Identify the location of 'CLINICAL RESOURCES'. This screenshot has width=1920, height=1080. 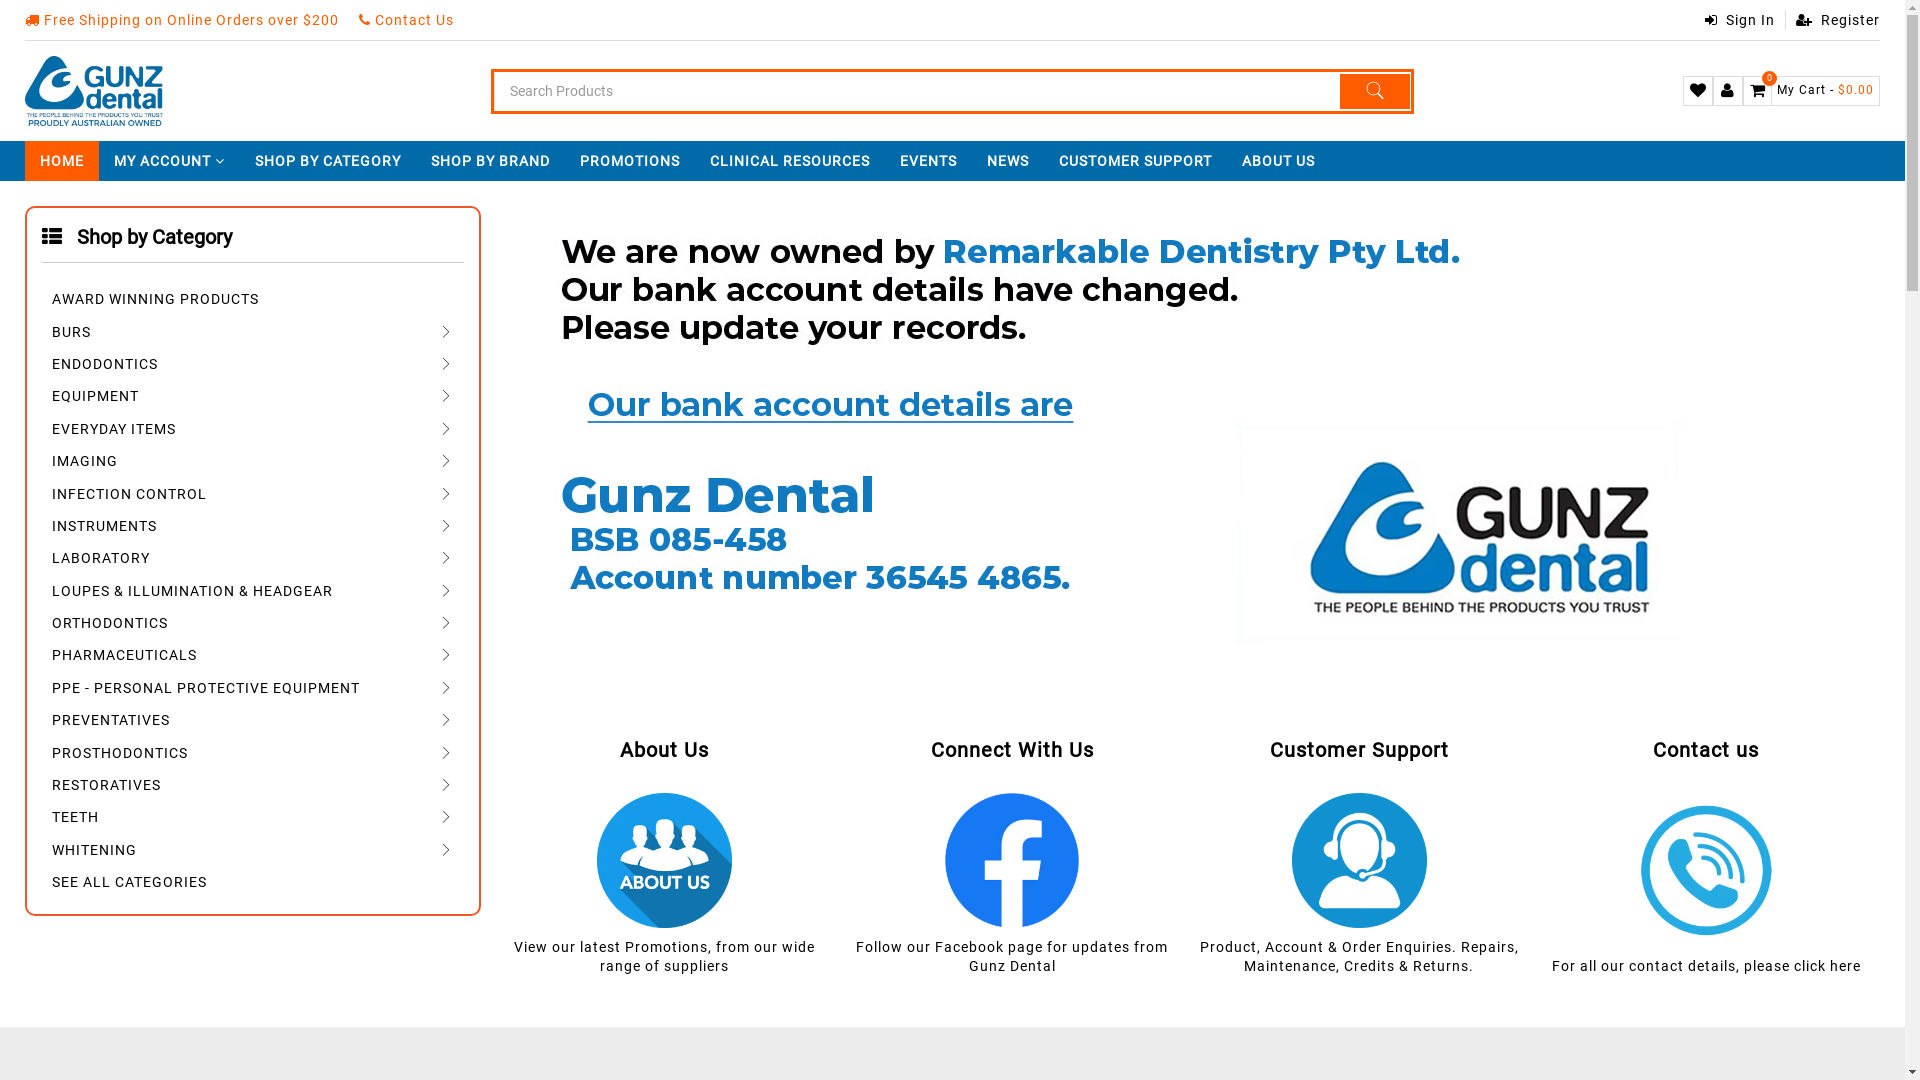
(695, 160).